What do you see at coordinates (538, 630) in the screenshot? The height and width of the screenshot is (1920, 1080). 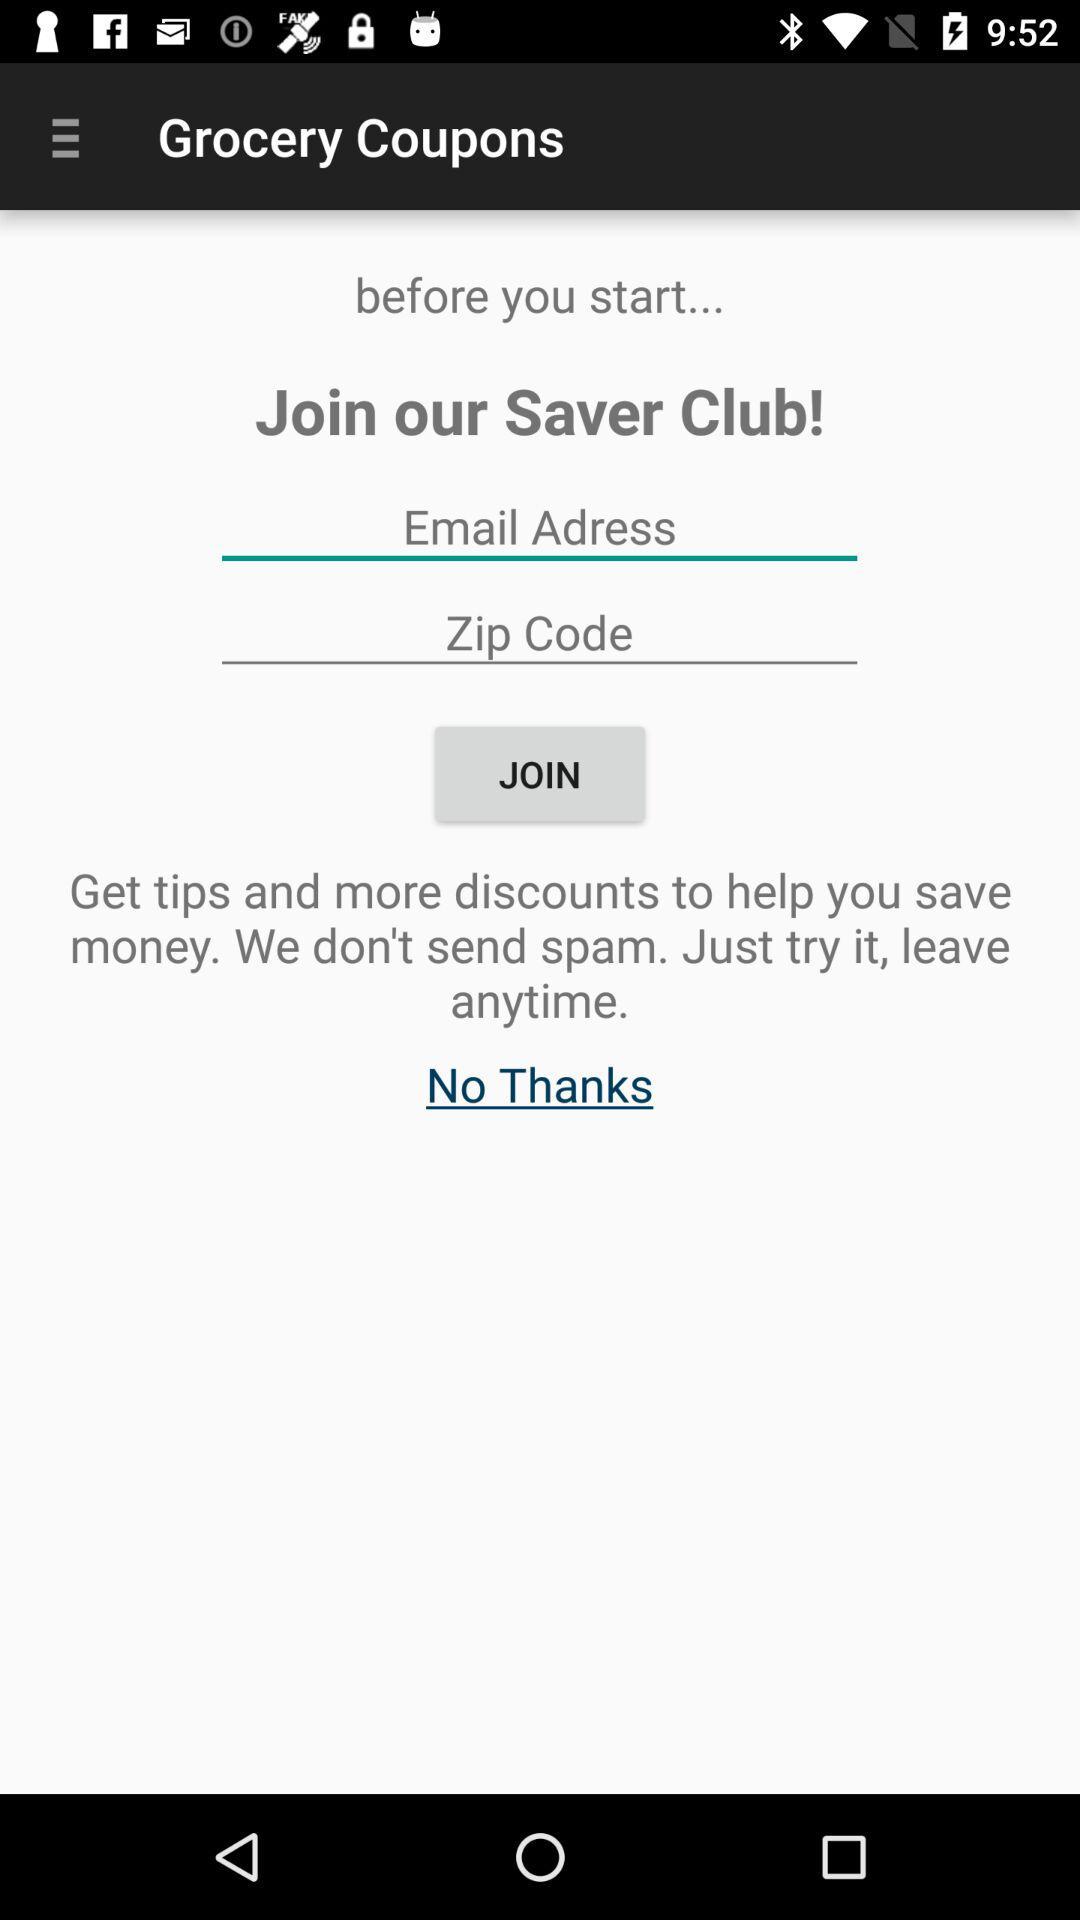 I see `zip code` at bounding box center [538, 630].